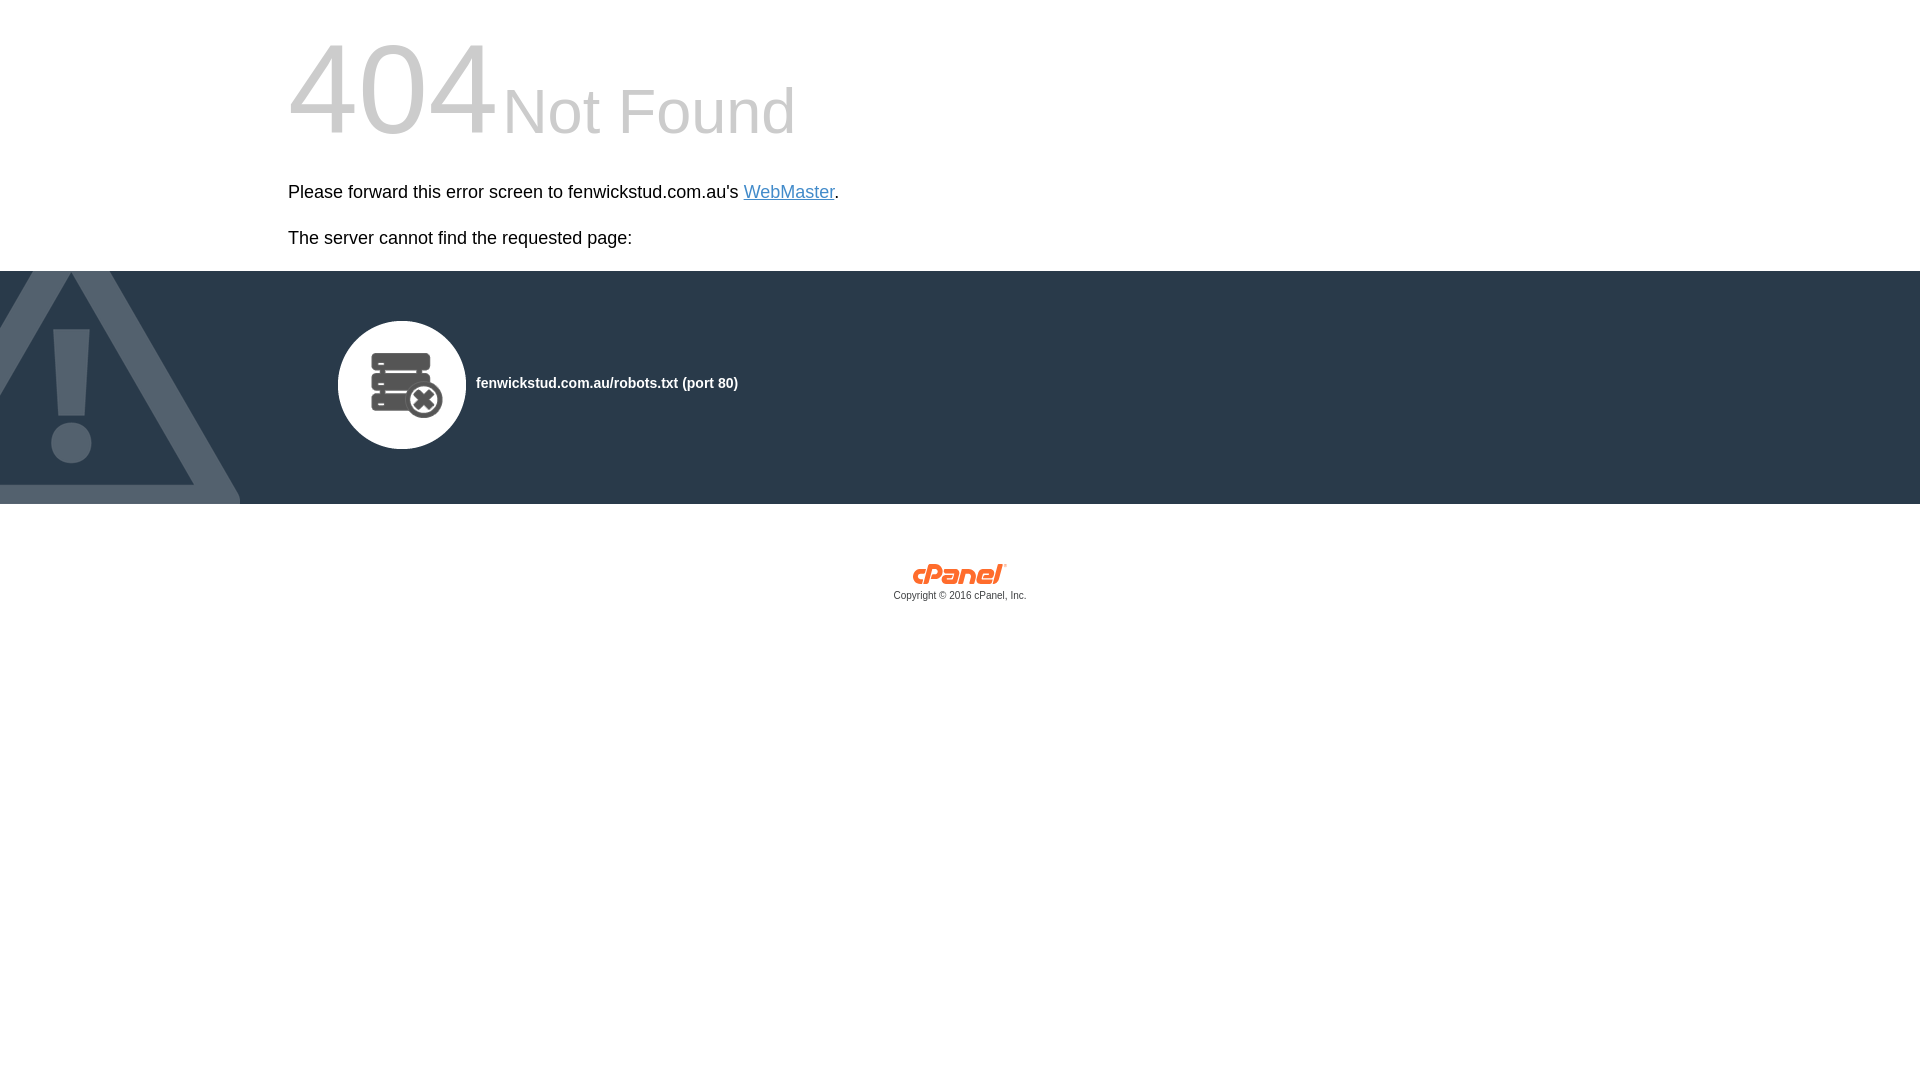 Image resolution: width=1920 pixels, height=1080 pixels. I want to click on 'WebMaster', so click(788, 192).